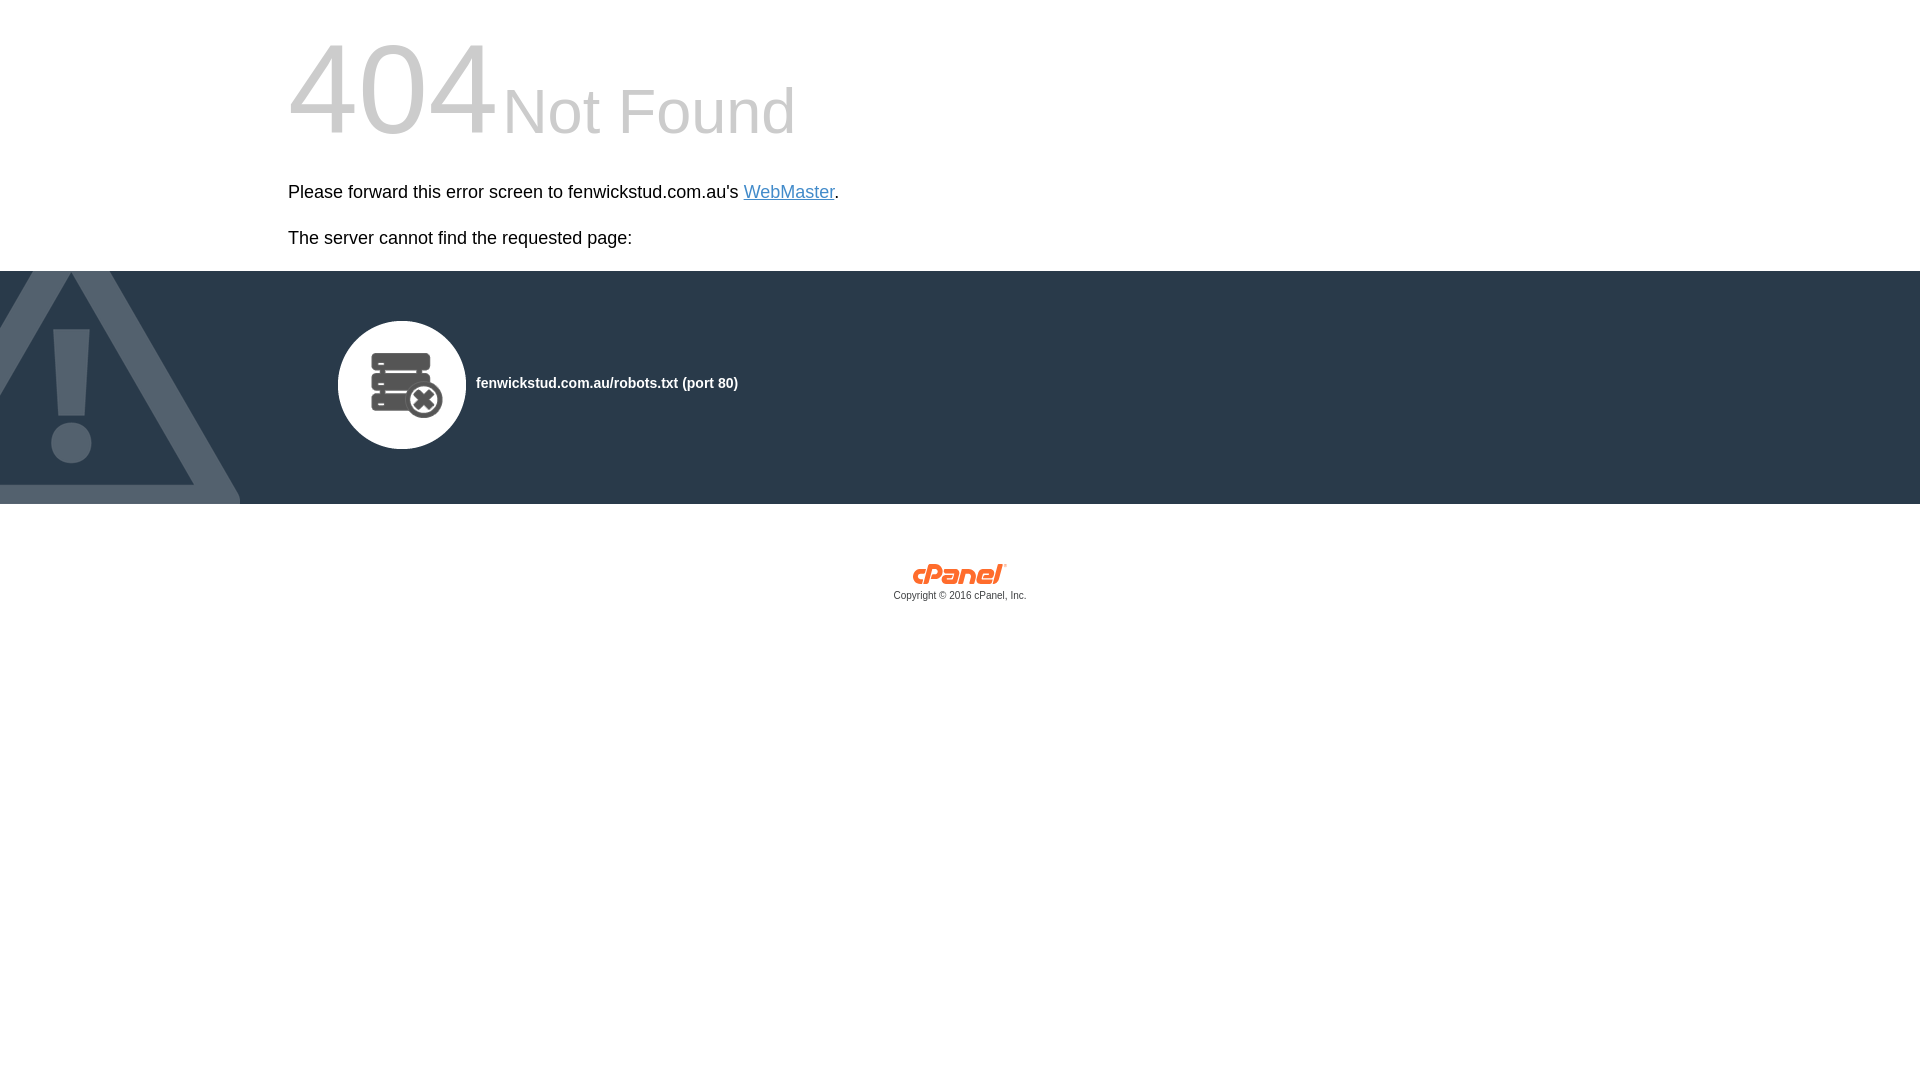 Image resolution: width=1920 pixels, height=1080 pixels. I want to click on 'WebMaster', so click(788, 192).